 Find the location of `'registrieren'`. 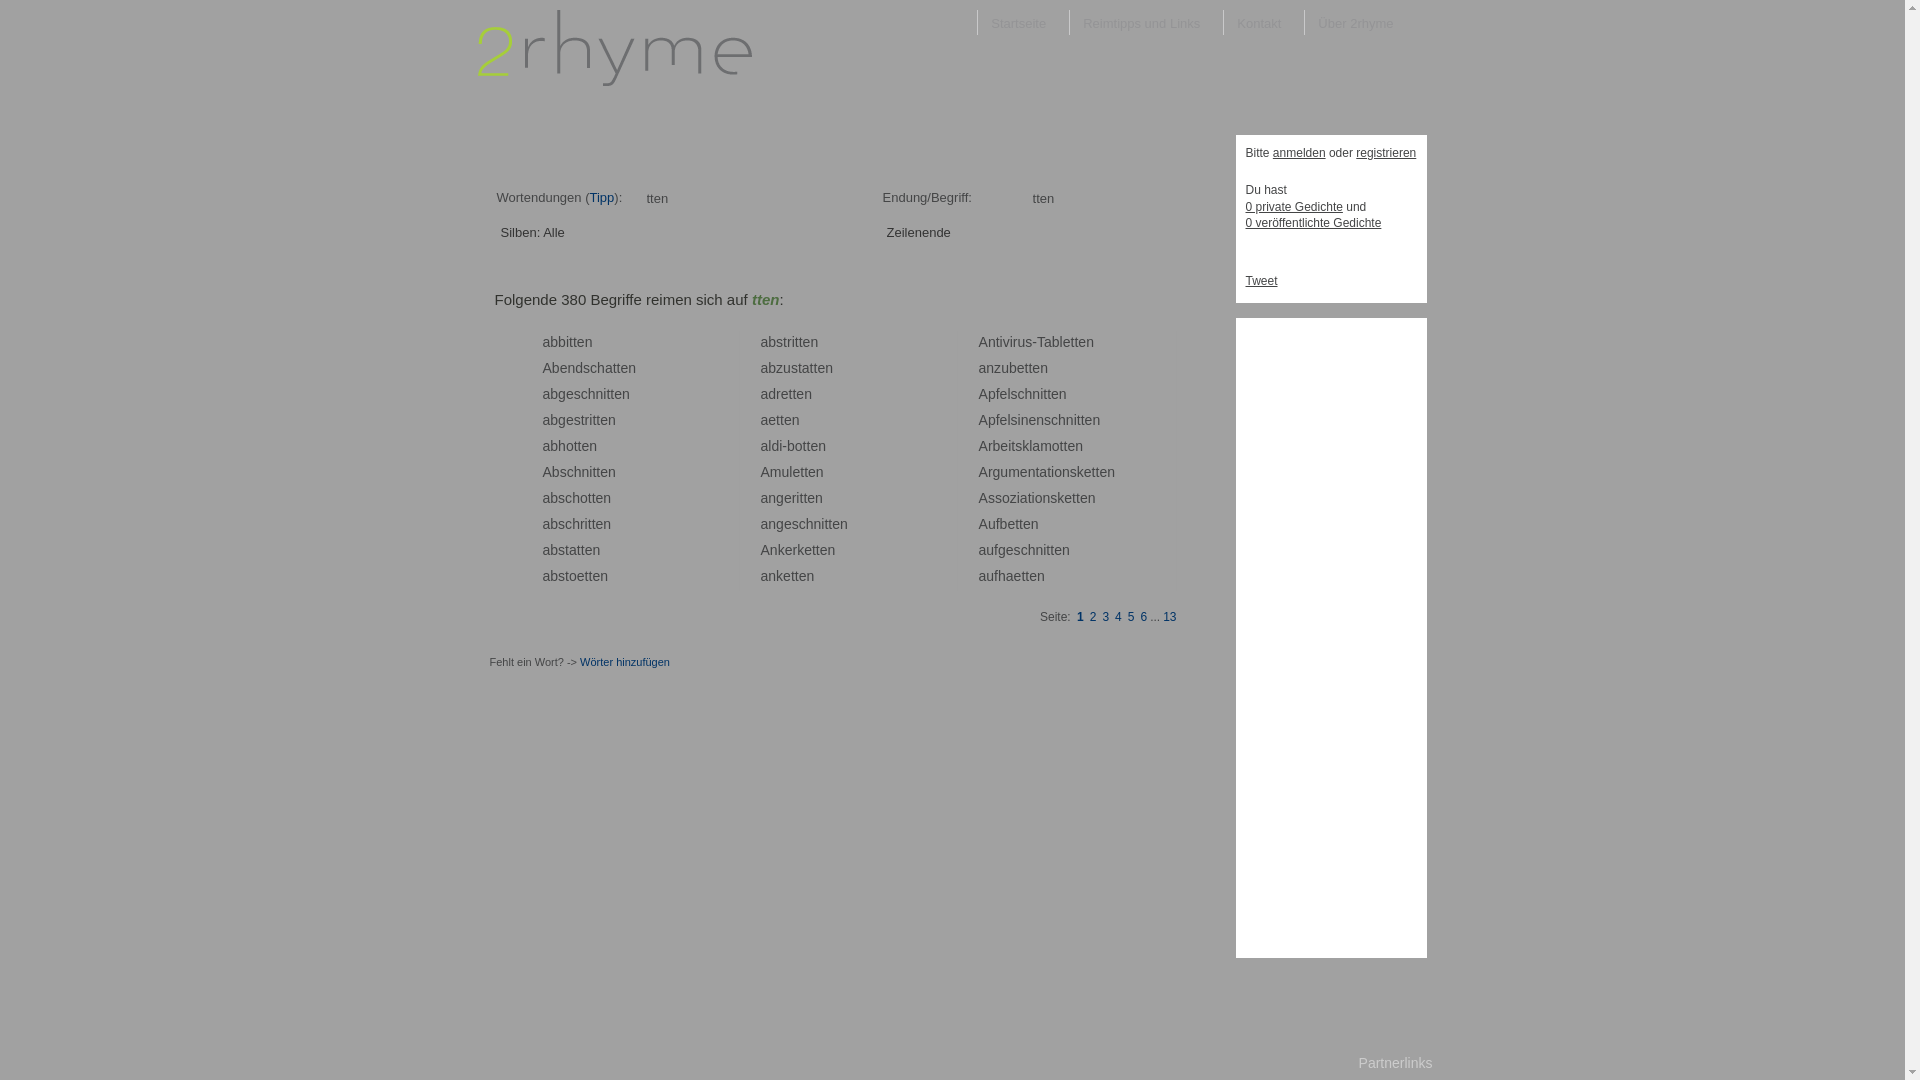

'registrieren' is located at coordinates (1385, 152).